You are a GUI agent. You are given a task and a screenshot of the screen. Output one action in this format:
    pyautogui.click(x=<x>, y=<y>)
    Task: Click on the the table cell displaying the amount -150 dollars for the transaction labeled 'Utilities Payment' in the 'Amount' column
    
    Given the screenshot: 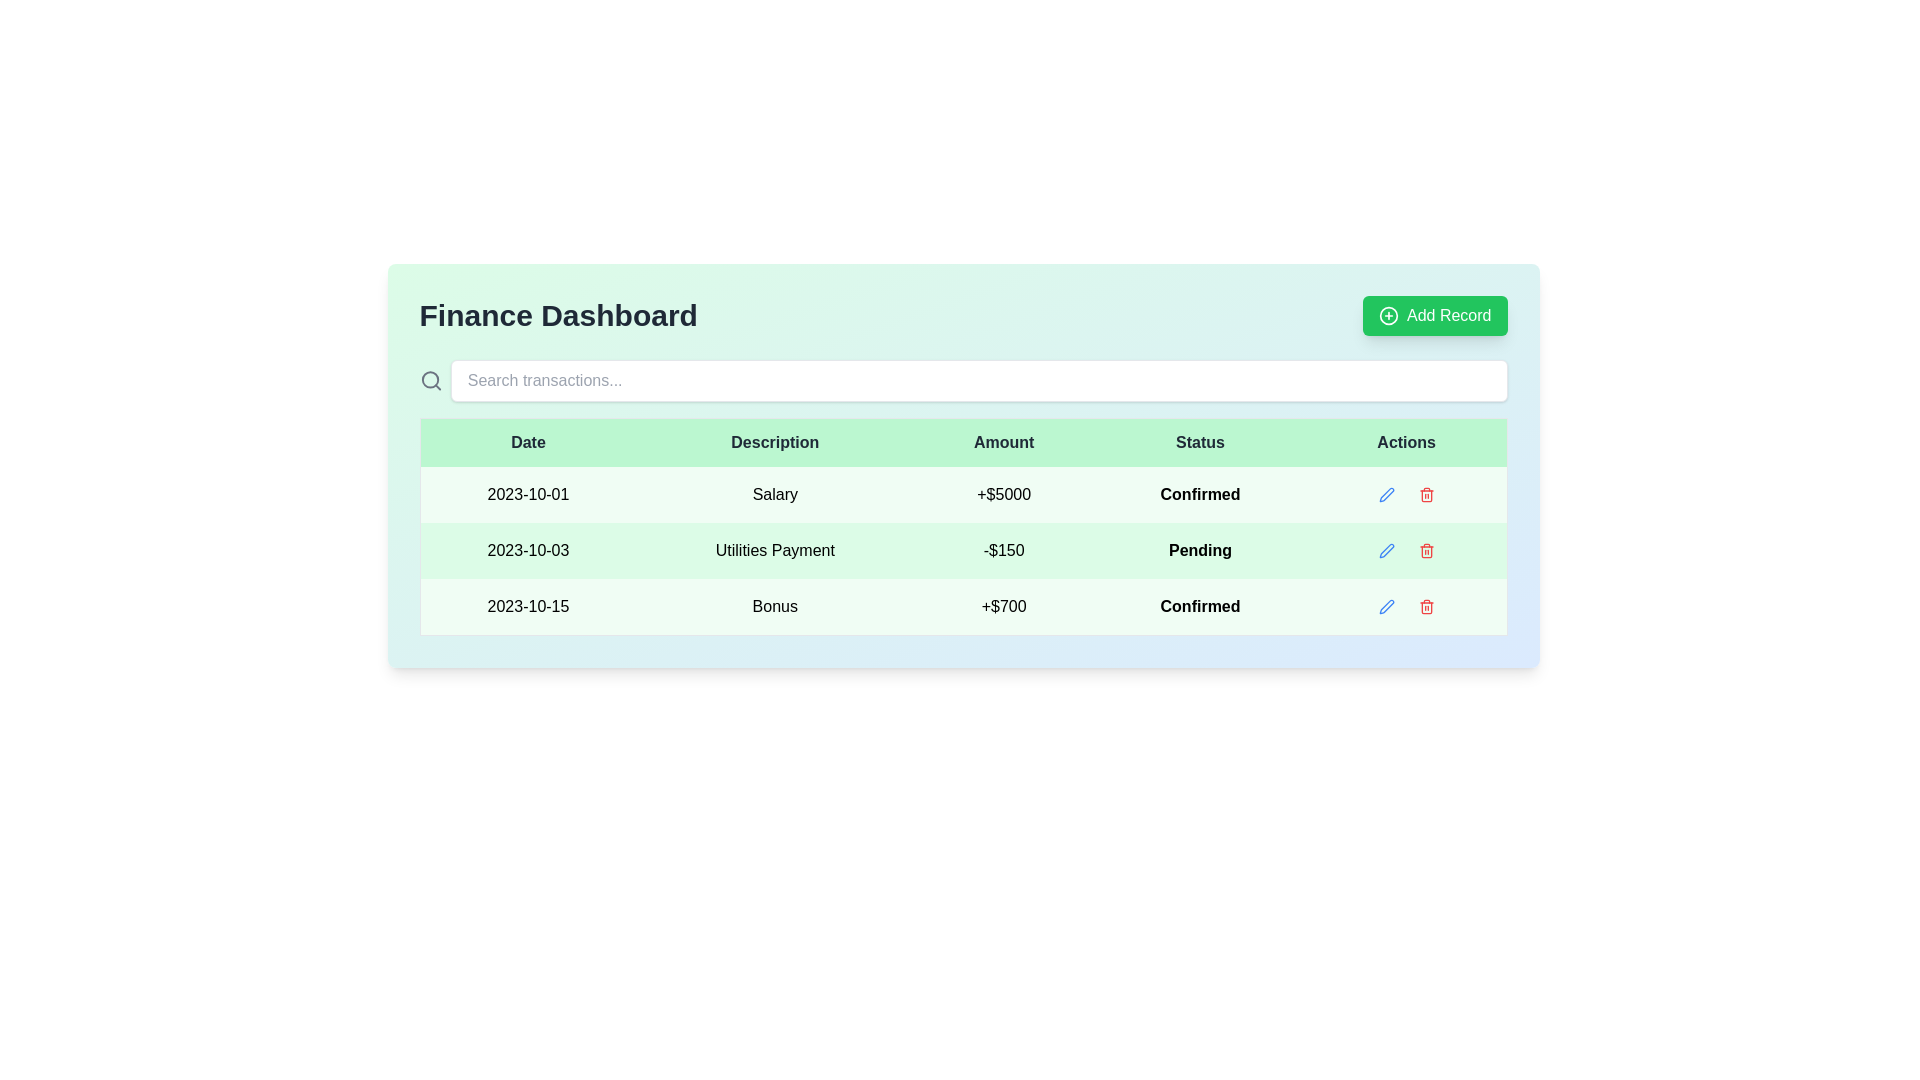 What is the action you would take?
    pyautogui.click(x=1004, y=551)
    